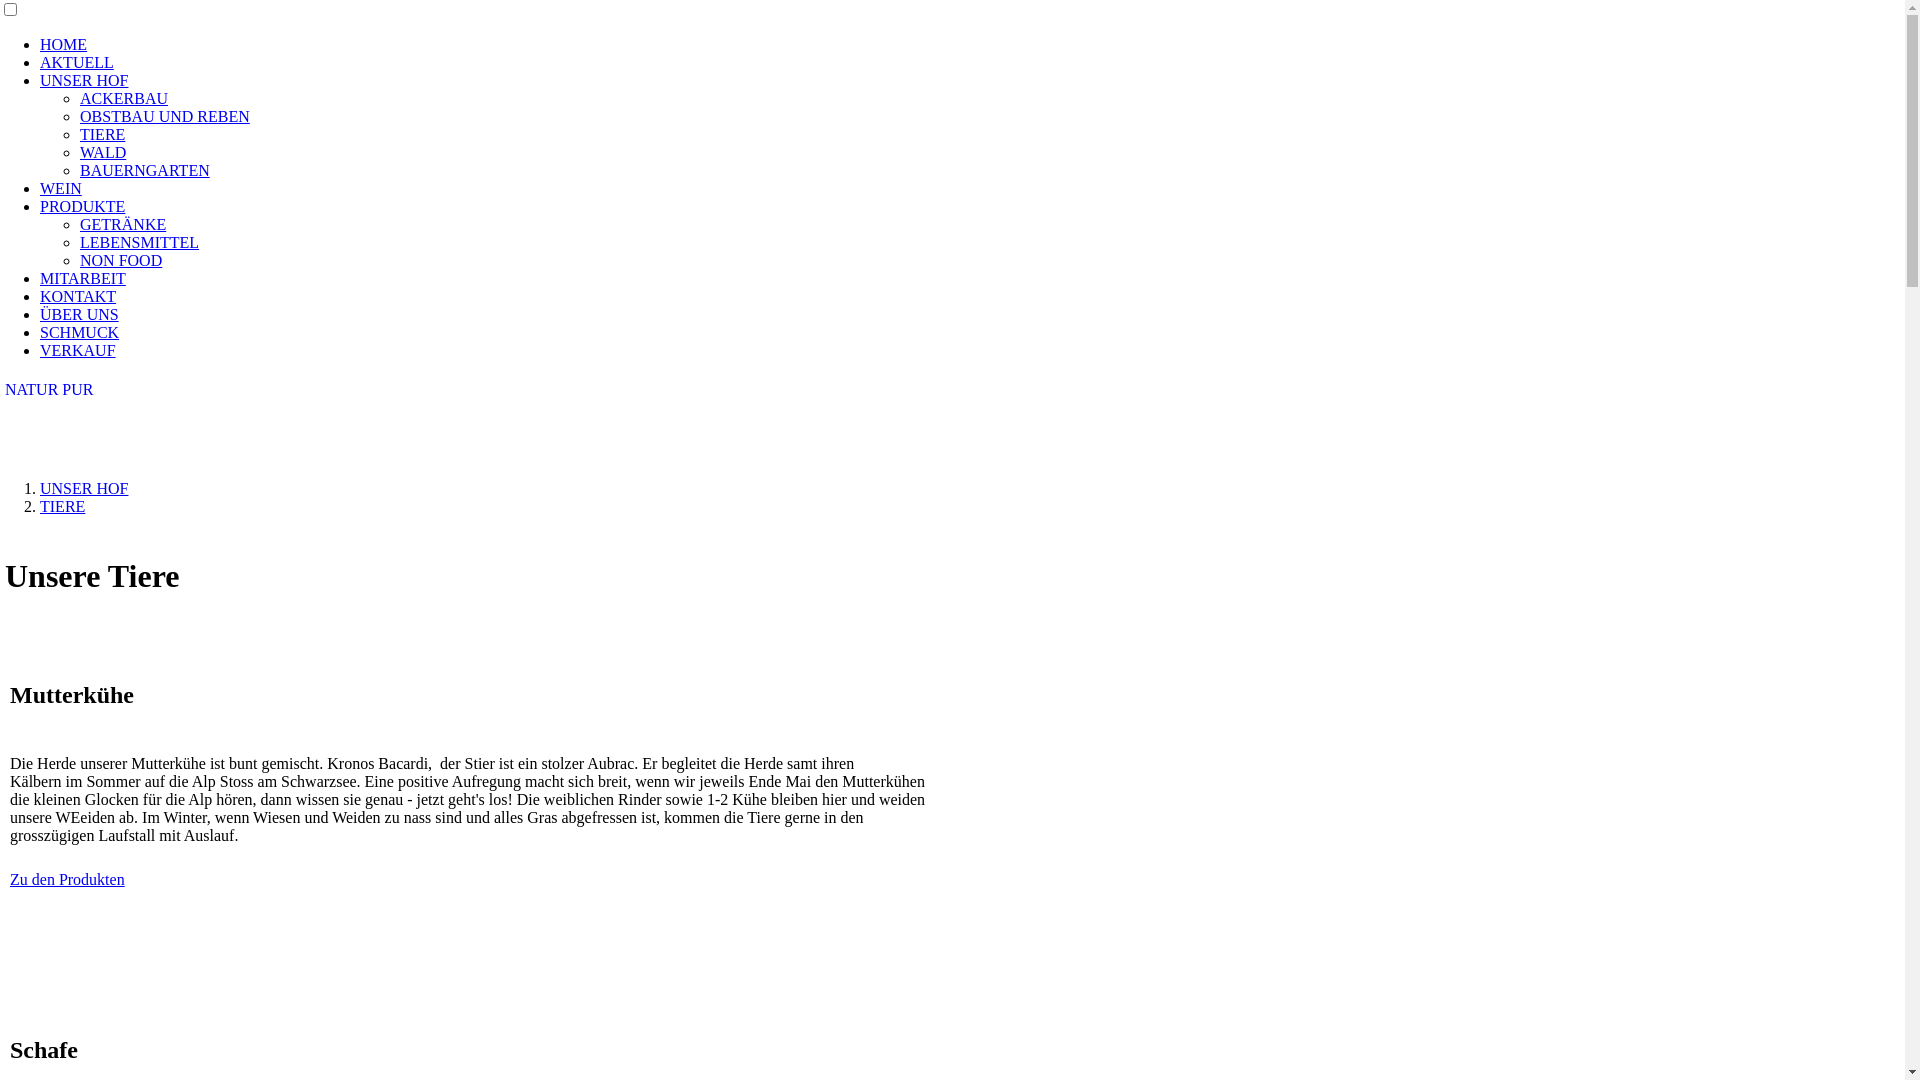  I want to click on 'WALD', so click(101, 151).